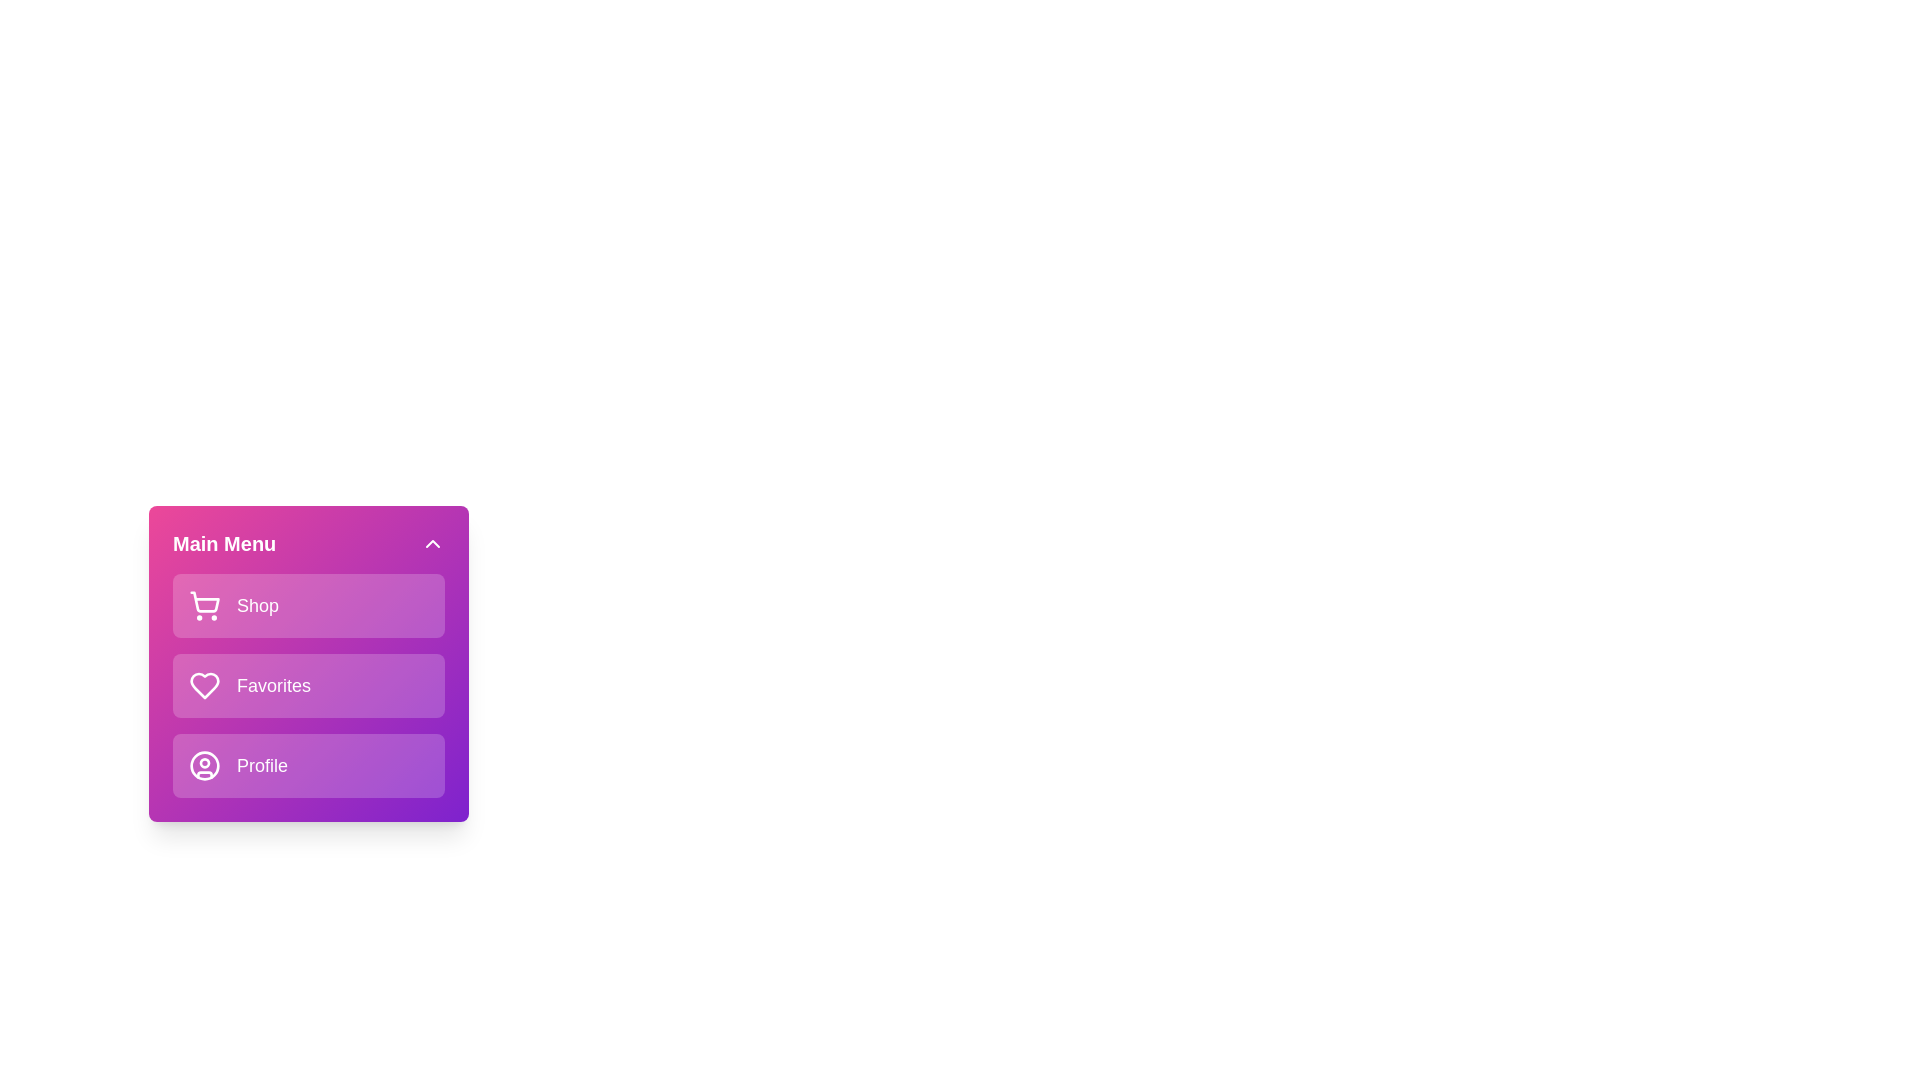 Image resolution: width=1920 pixels, height=1080 pixels. What do you see at coordinates (205, 765) in the screenshot?
I see `the menu item icon corresponding to Profile` at bounding box center [205, 765].